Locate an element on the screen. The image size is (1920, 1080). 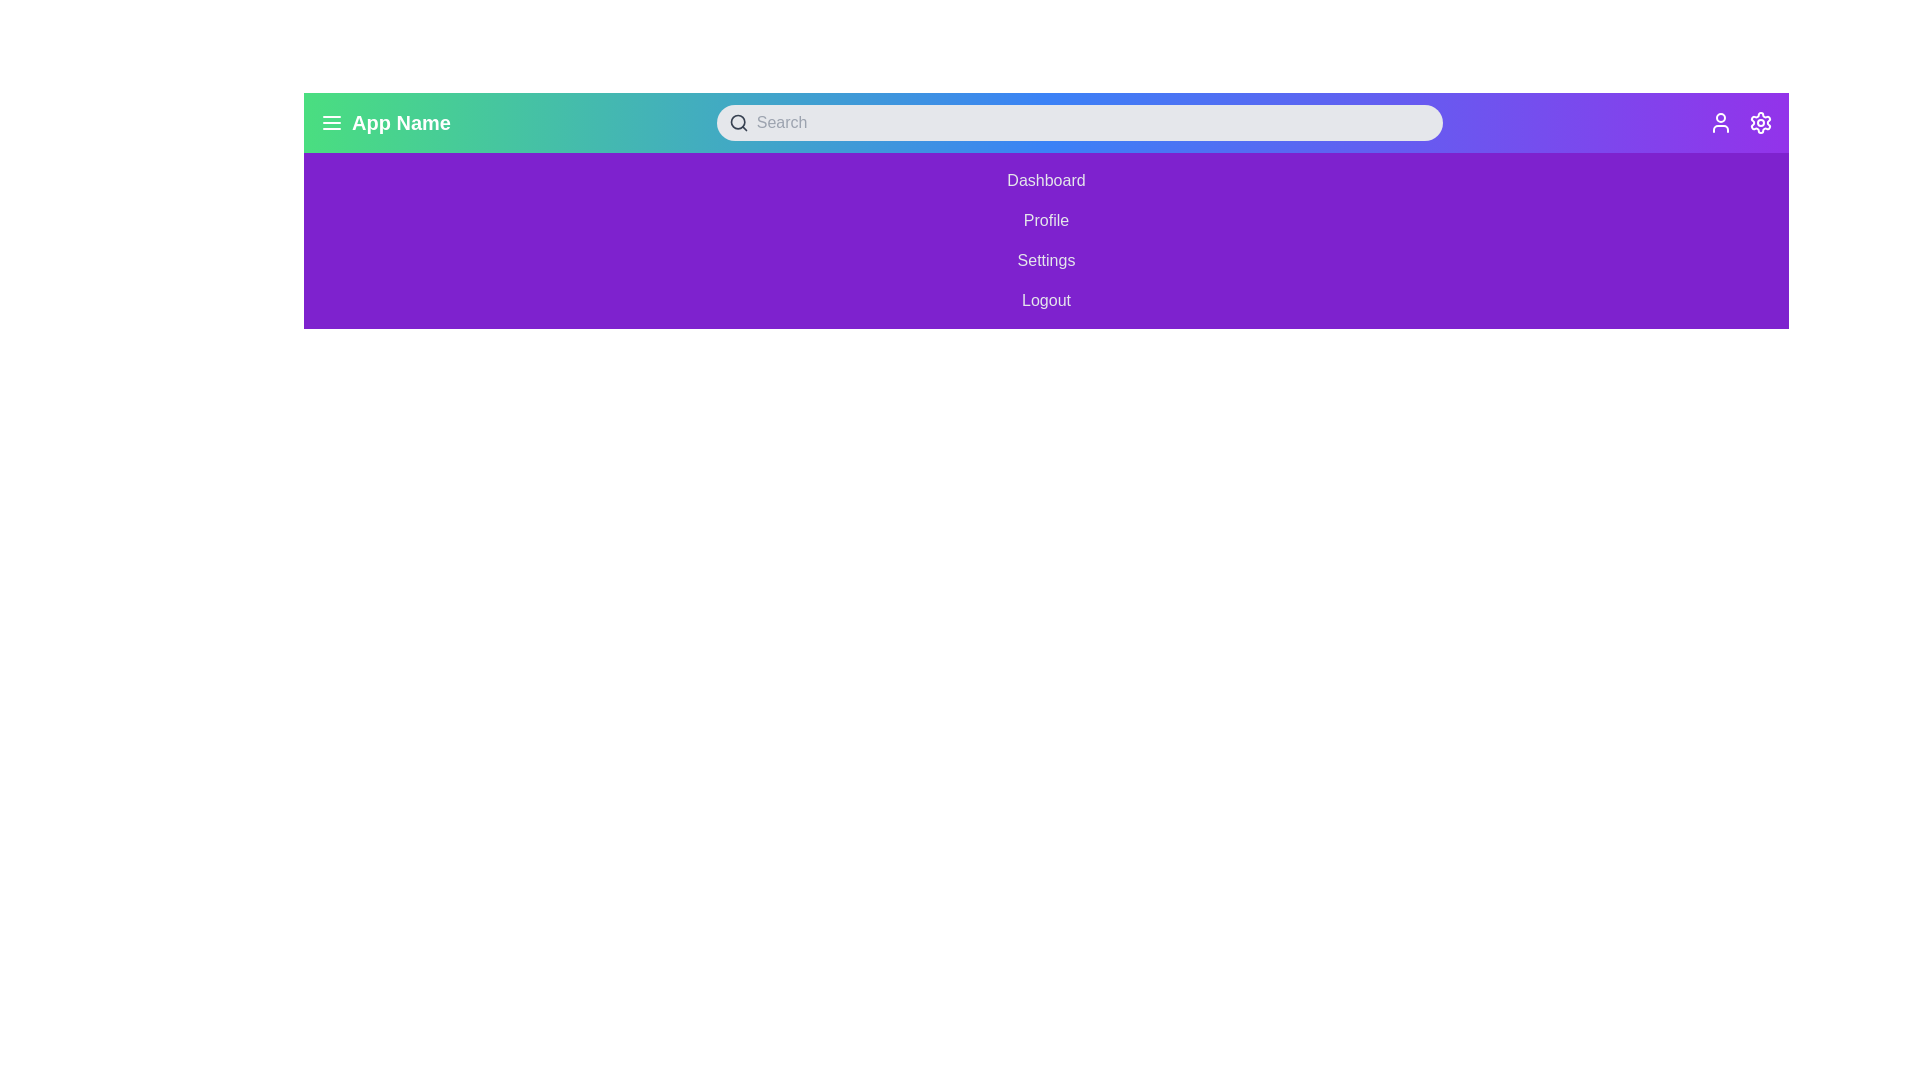
the 'Logout' button with a purple background and white text, located at the bottom of the options list, to observe hover effects is located at coordinates (1045, 300).